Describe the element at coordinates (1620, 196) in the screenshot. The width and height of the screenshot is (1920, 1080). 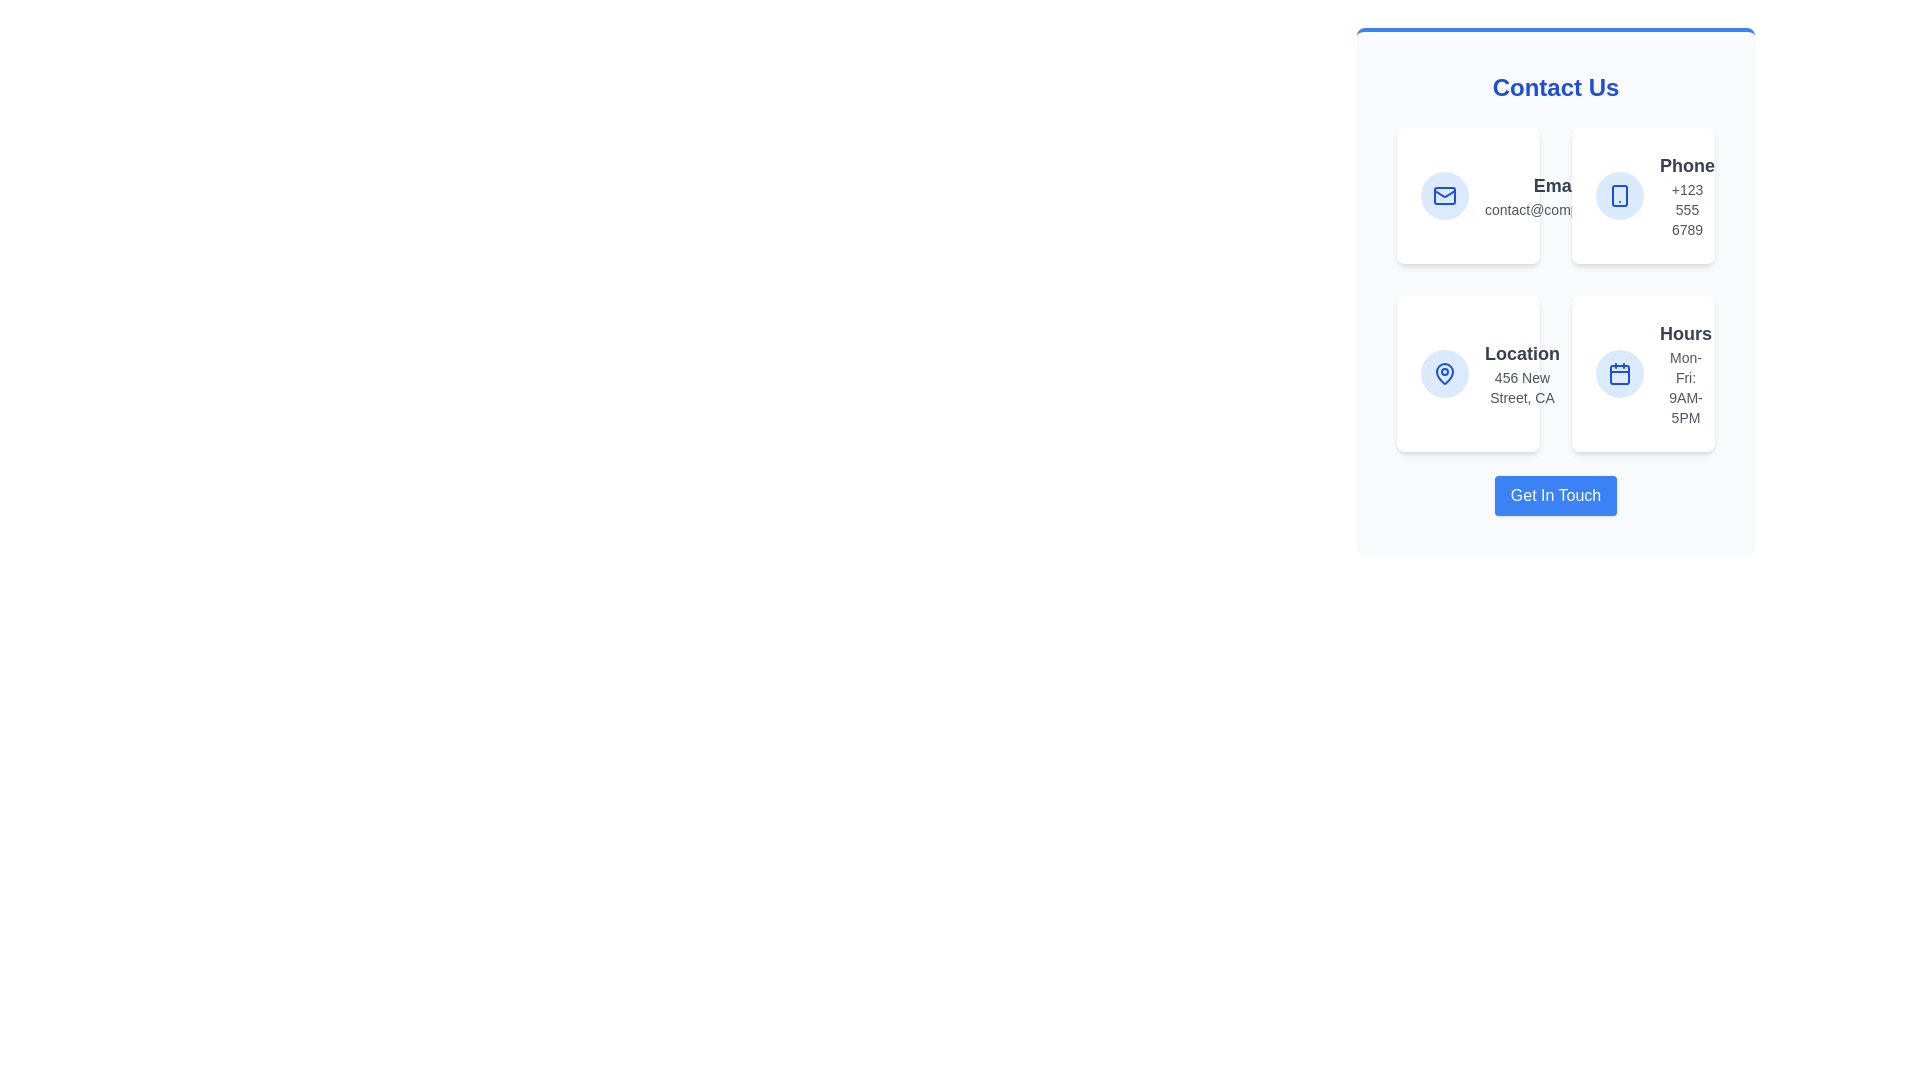
I see `the icon button representing phone contact information located in the top-right section of the grid layout card, which includes a phone icon, the title 'Phone', and the phone number '+123 555 6789'` at that location.